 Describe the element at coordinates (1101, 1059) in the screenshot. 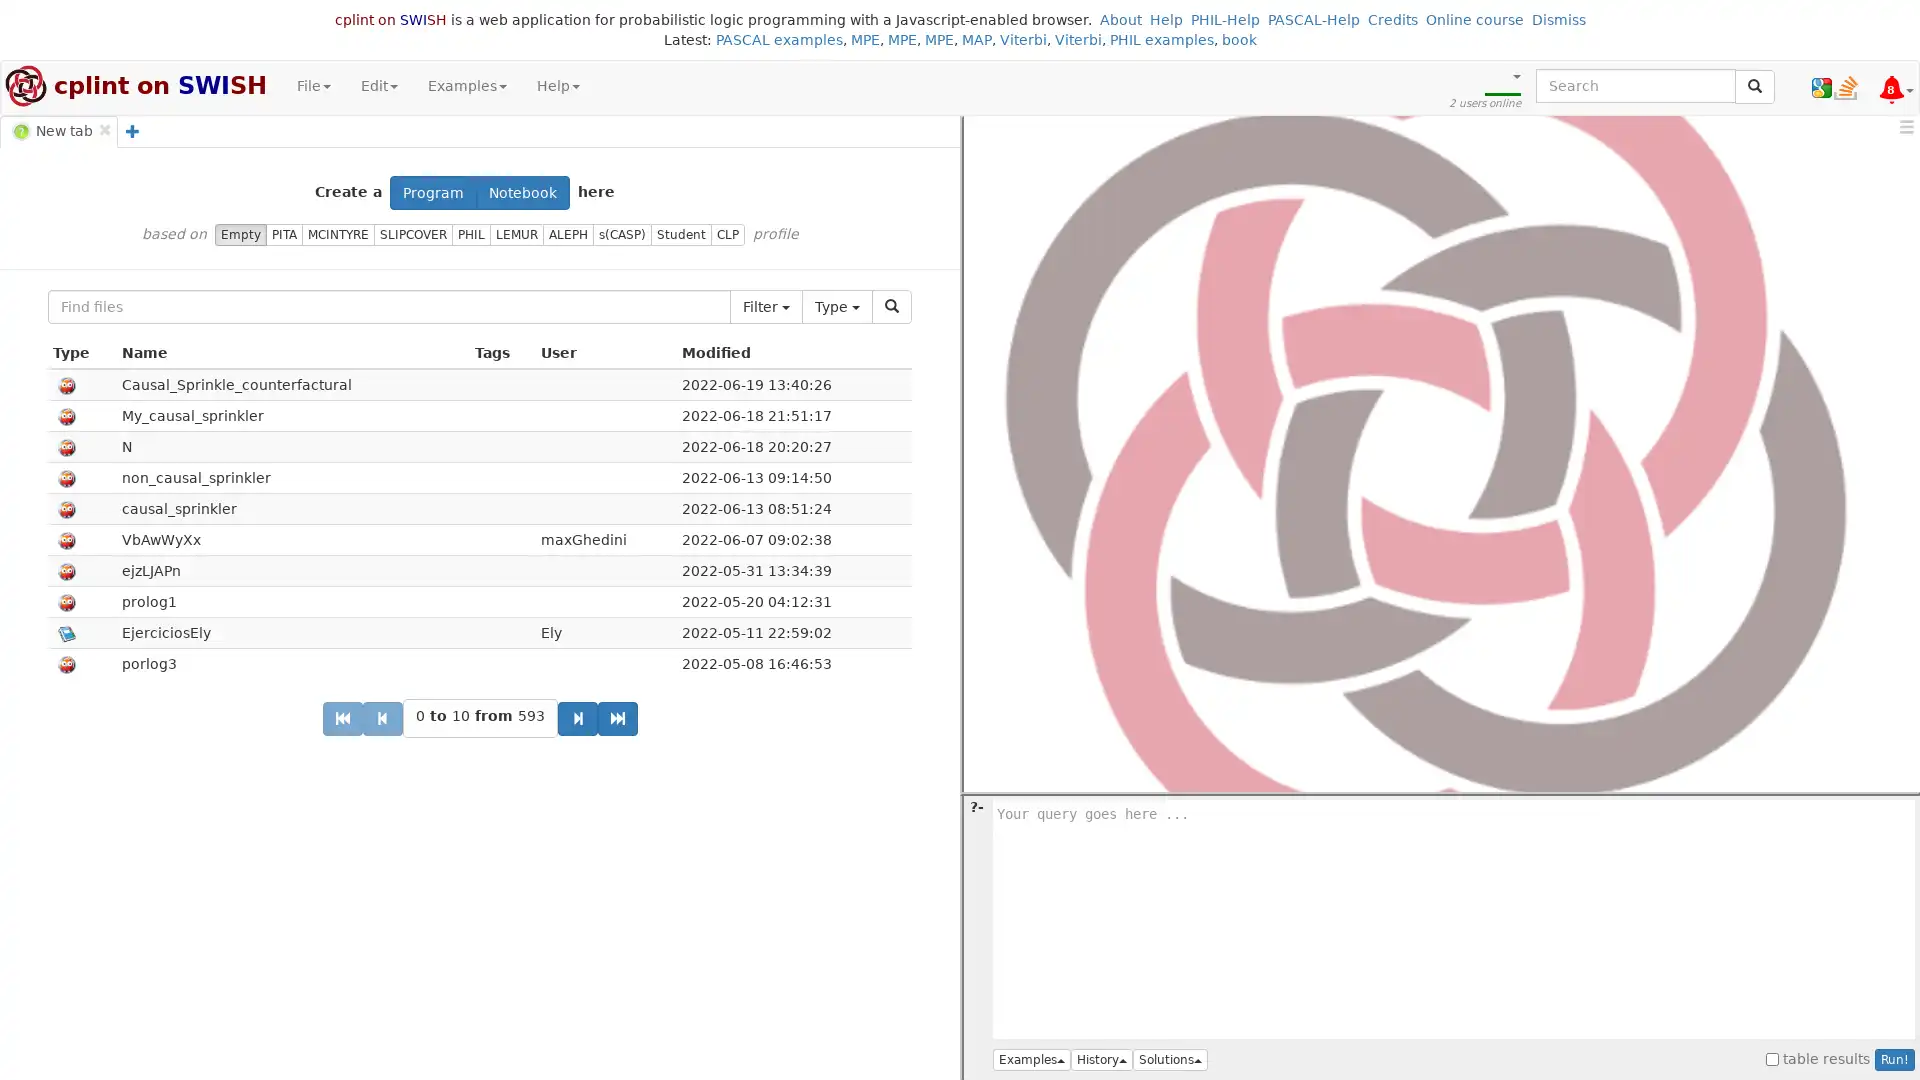

I see `History` at that location.